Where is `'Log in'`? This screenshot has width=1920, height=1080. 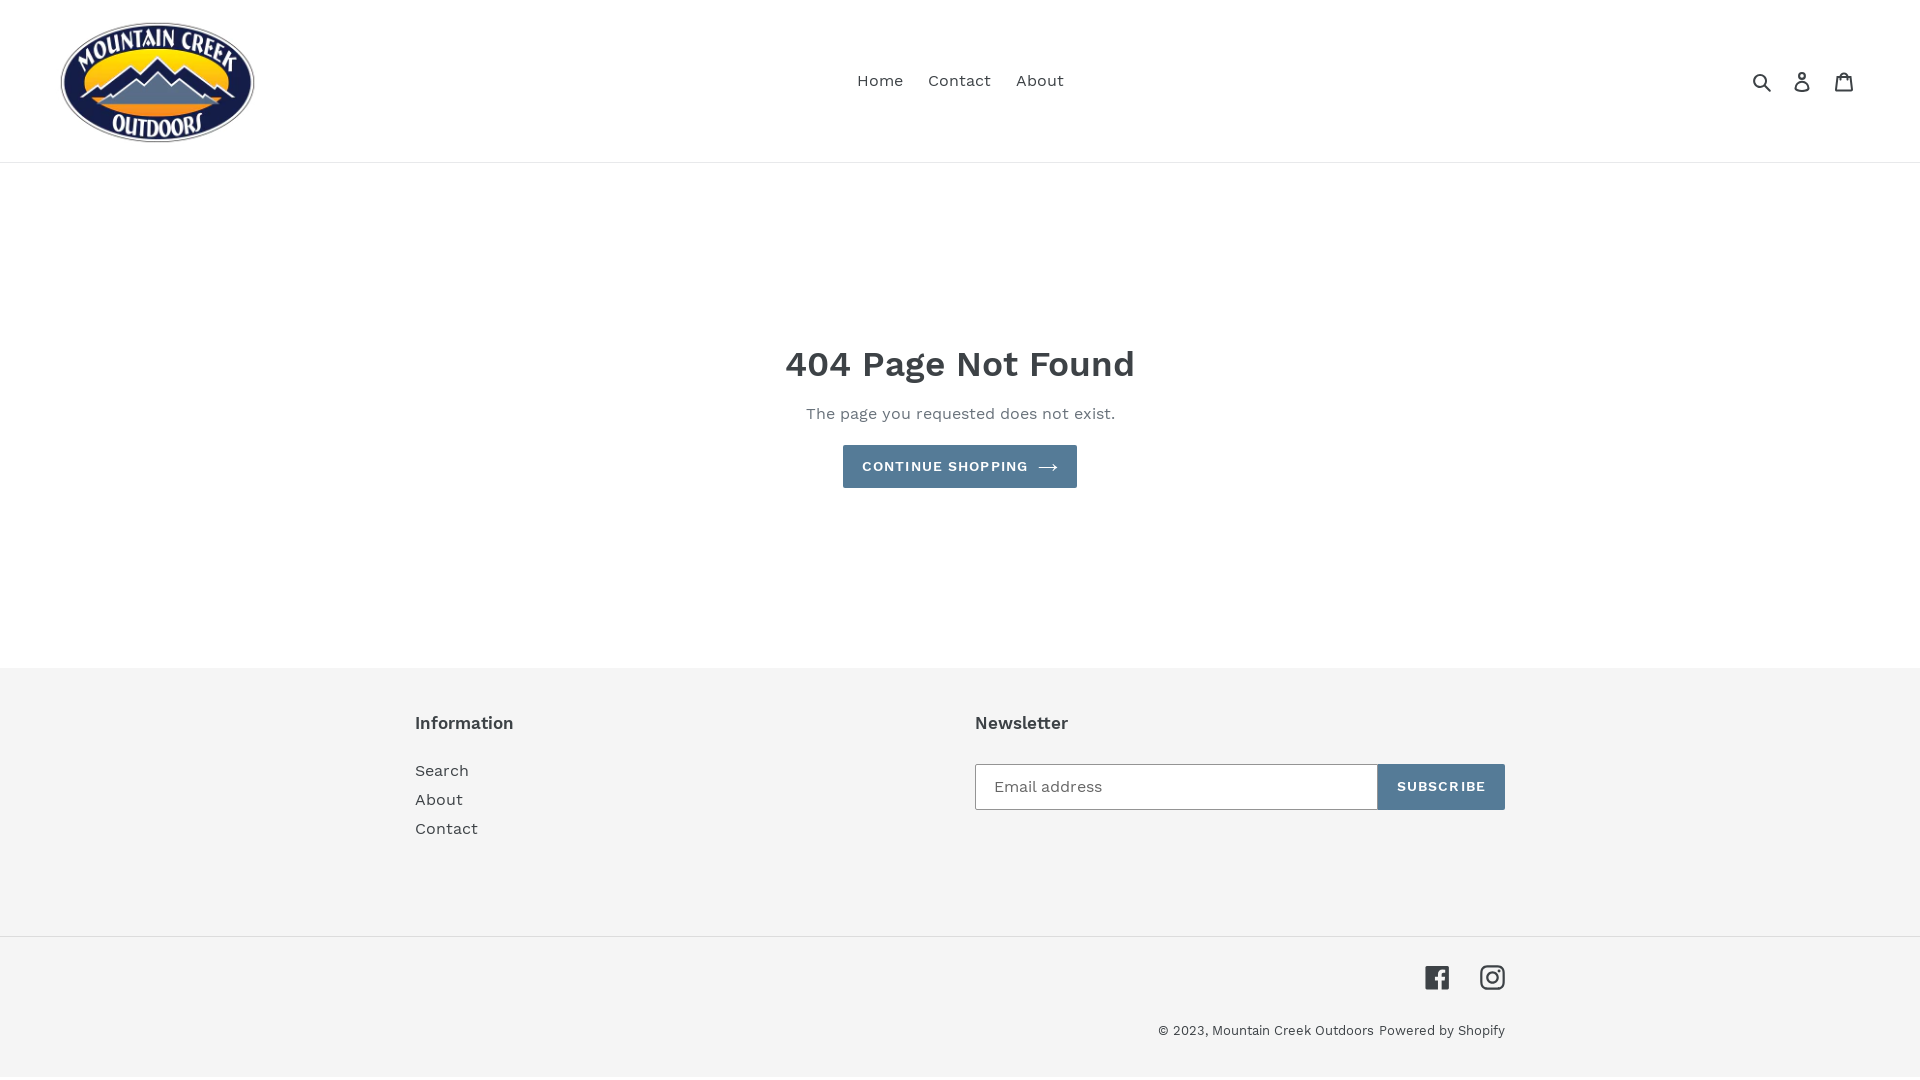 'Log in' is located at coordinates (1801, 80).